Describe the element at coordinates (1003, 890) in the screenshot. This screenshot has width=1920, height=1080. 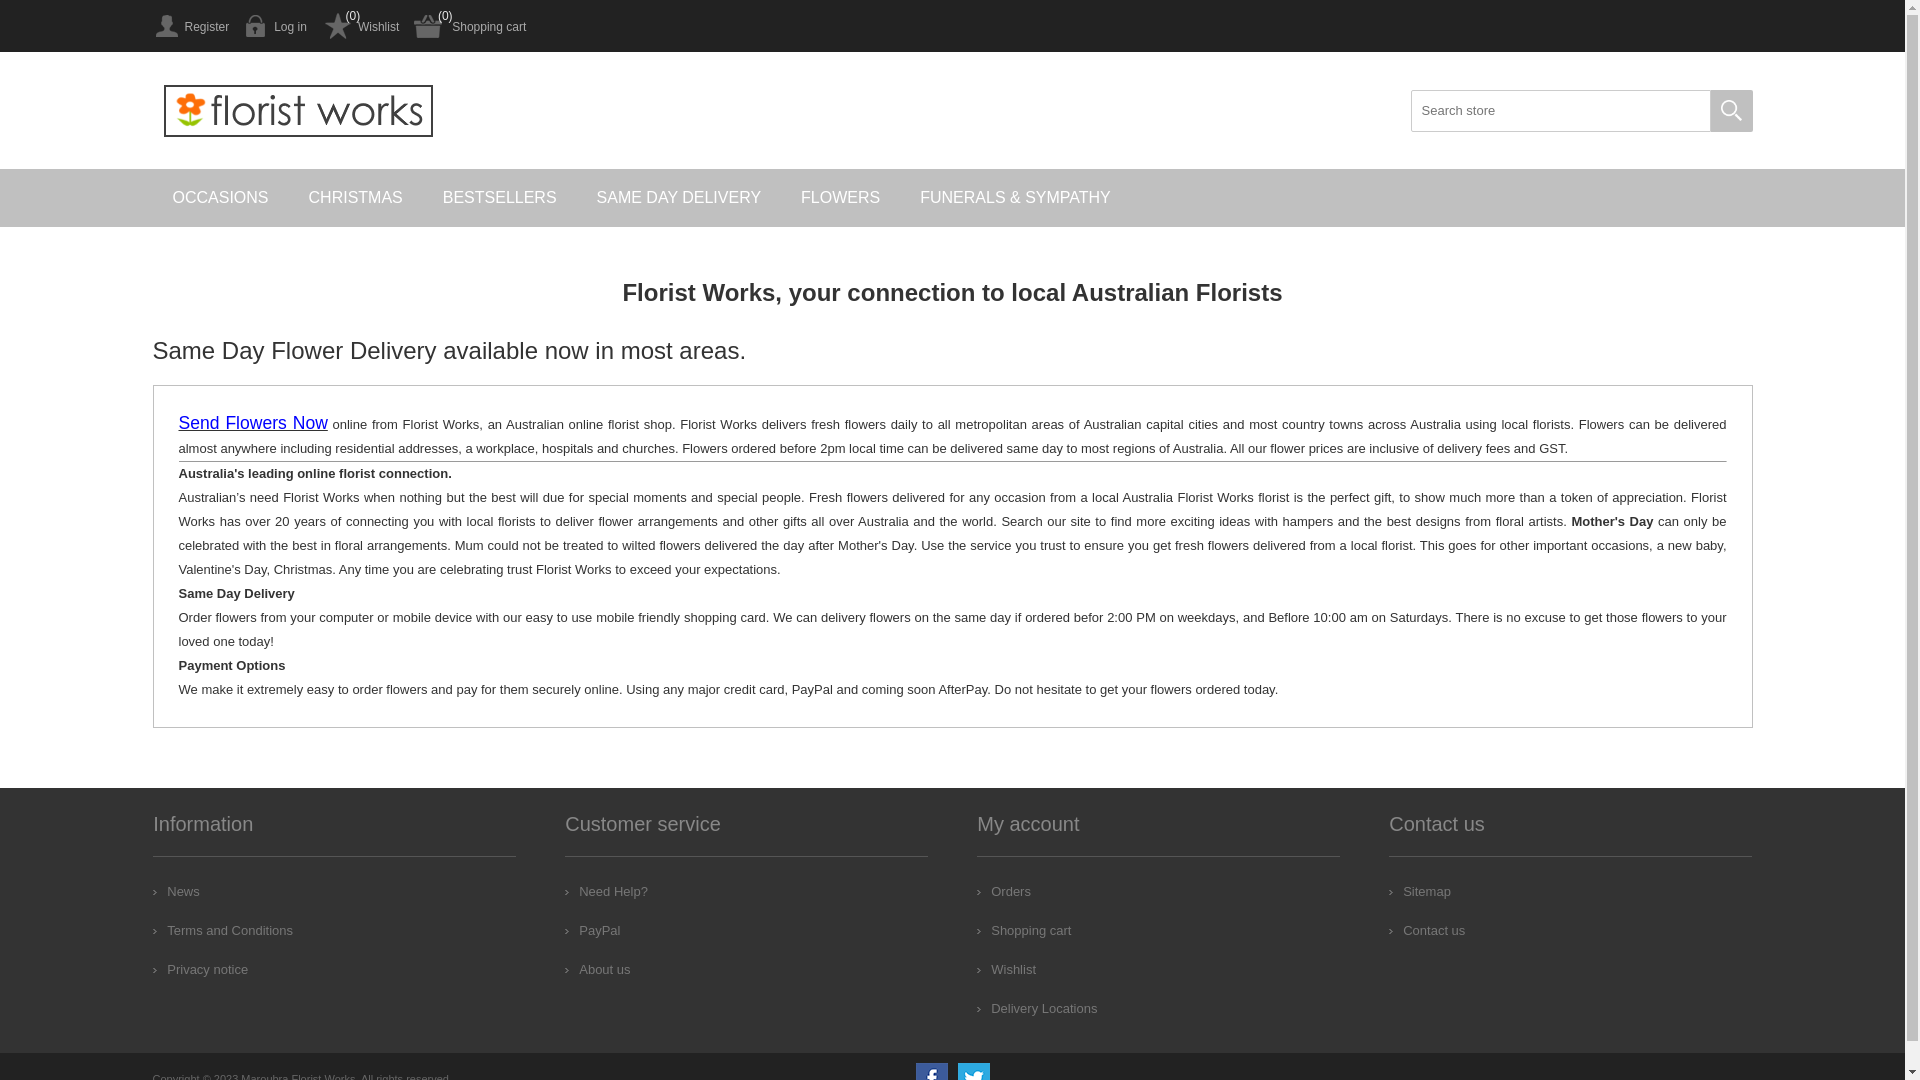
I see `'Orders'` at that location.